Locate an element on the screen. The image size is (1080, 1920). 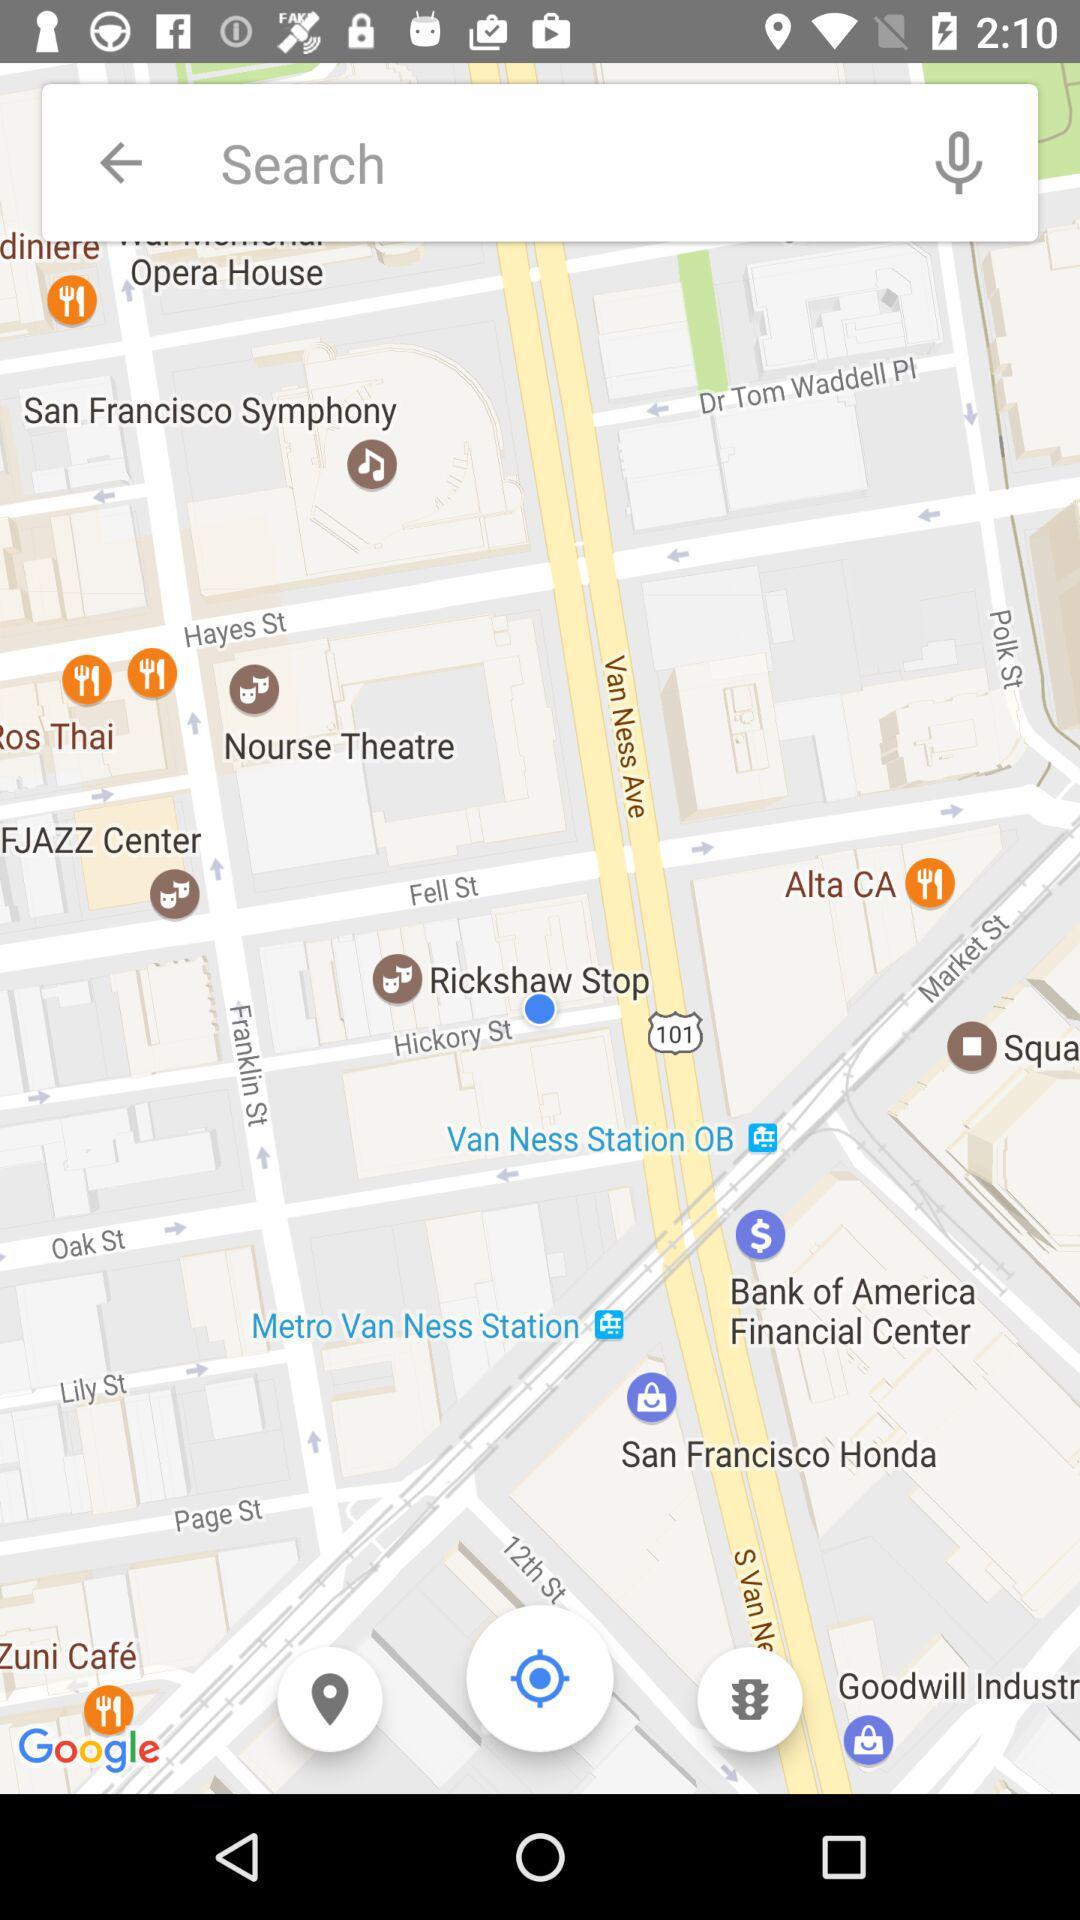
the location icon is located at coordinates (329, 1698).